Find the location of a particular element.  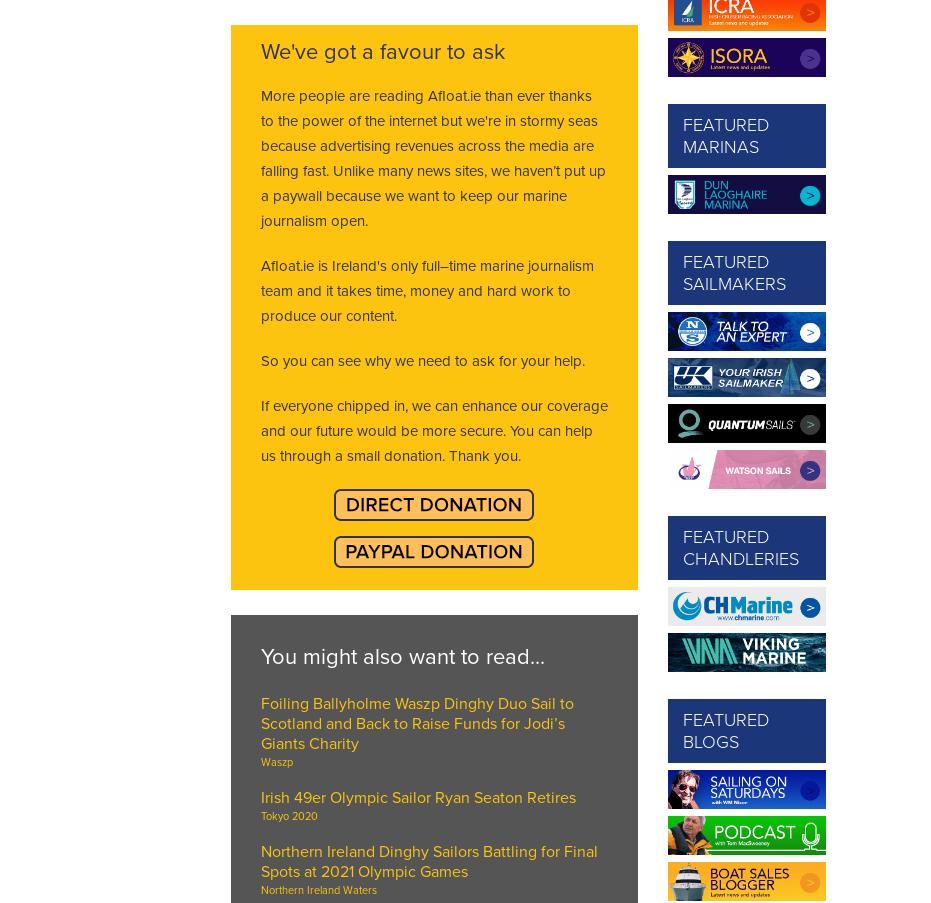

'More people are reading Afloat.ie than ever thanks to the power of the internet but we're in stormy seas because advertising revenues across the media are falling fast. Unlike many news sites, we haven’t put up a paywall because we want to keep our marine journalism open.' is located at coordinates (431, 157).